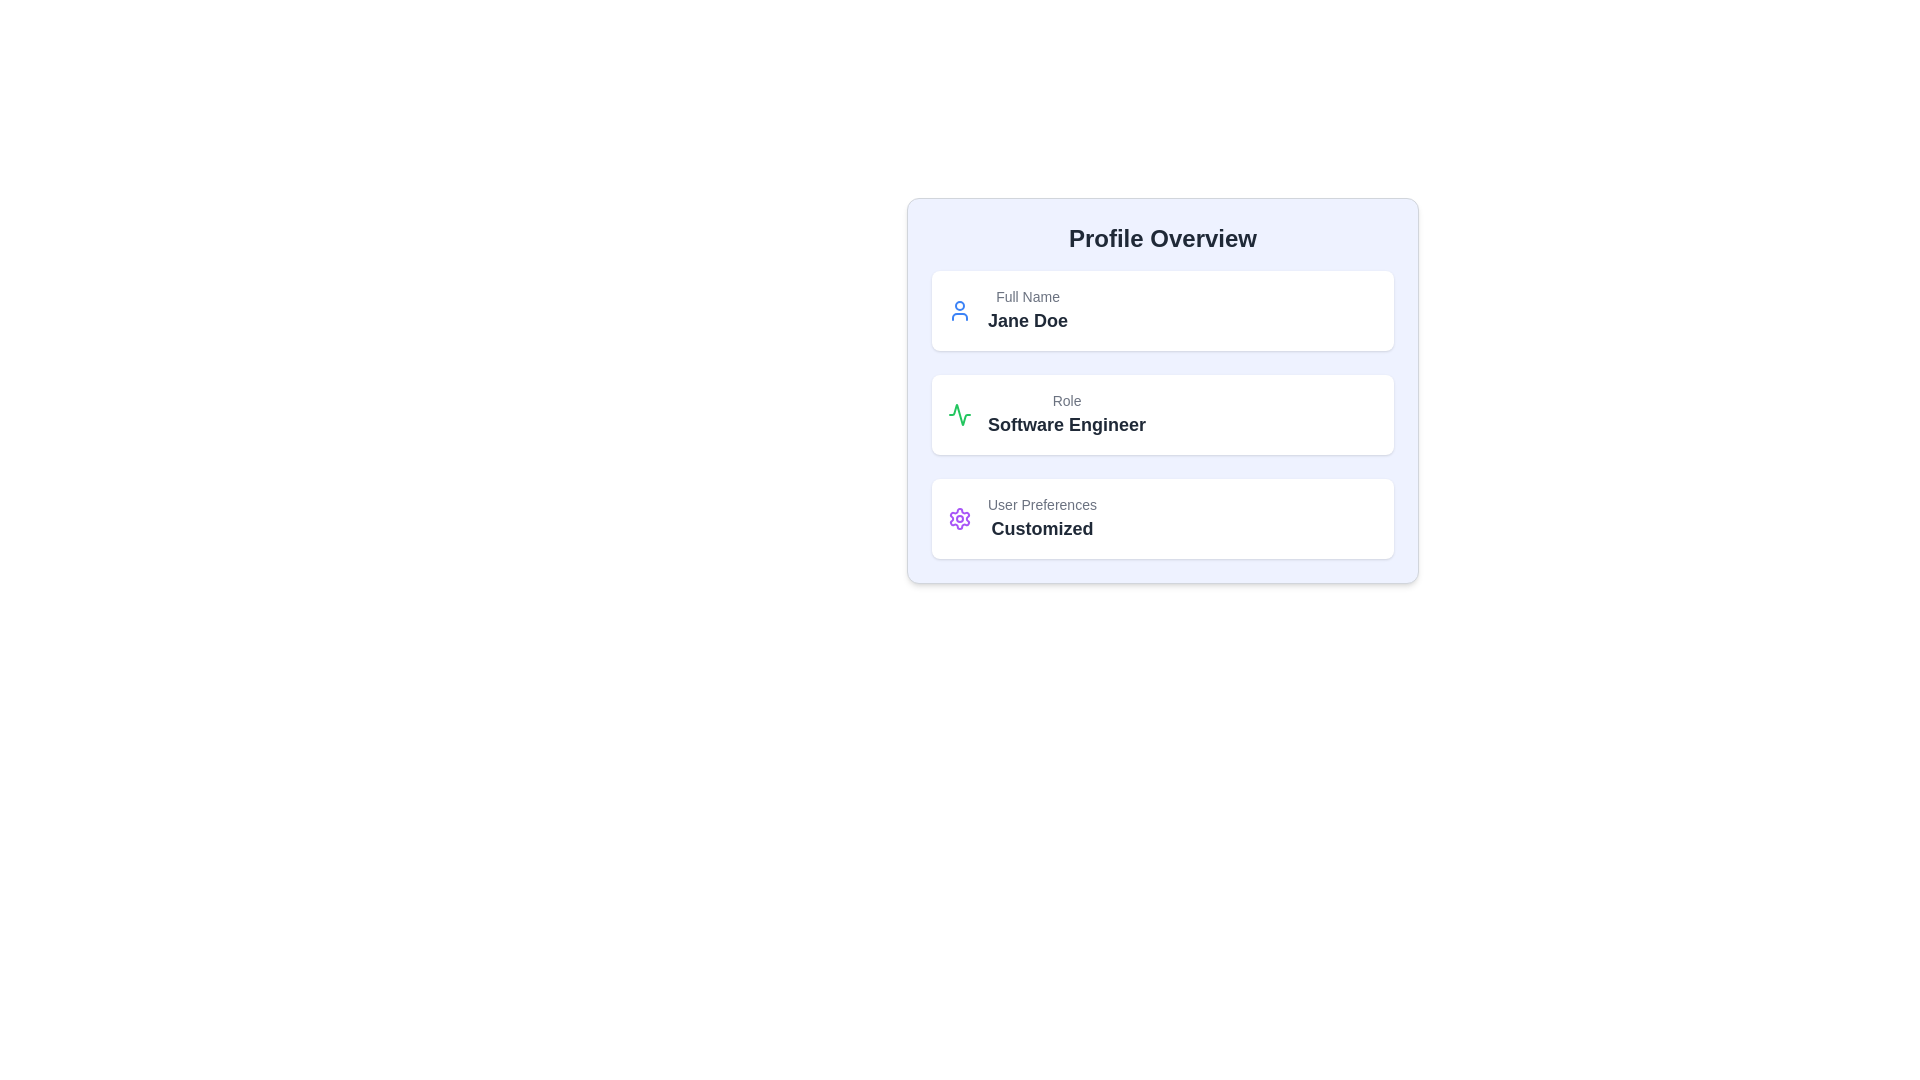 This screenshot has height=1080, width=1920. I want to click on header text element that displays 'Profile Overview', which is a large, bold, centered text on a light indigo background at the top of the profile summary card, so click(1162, 238).